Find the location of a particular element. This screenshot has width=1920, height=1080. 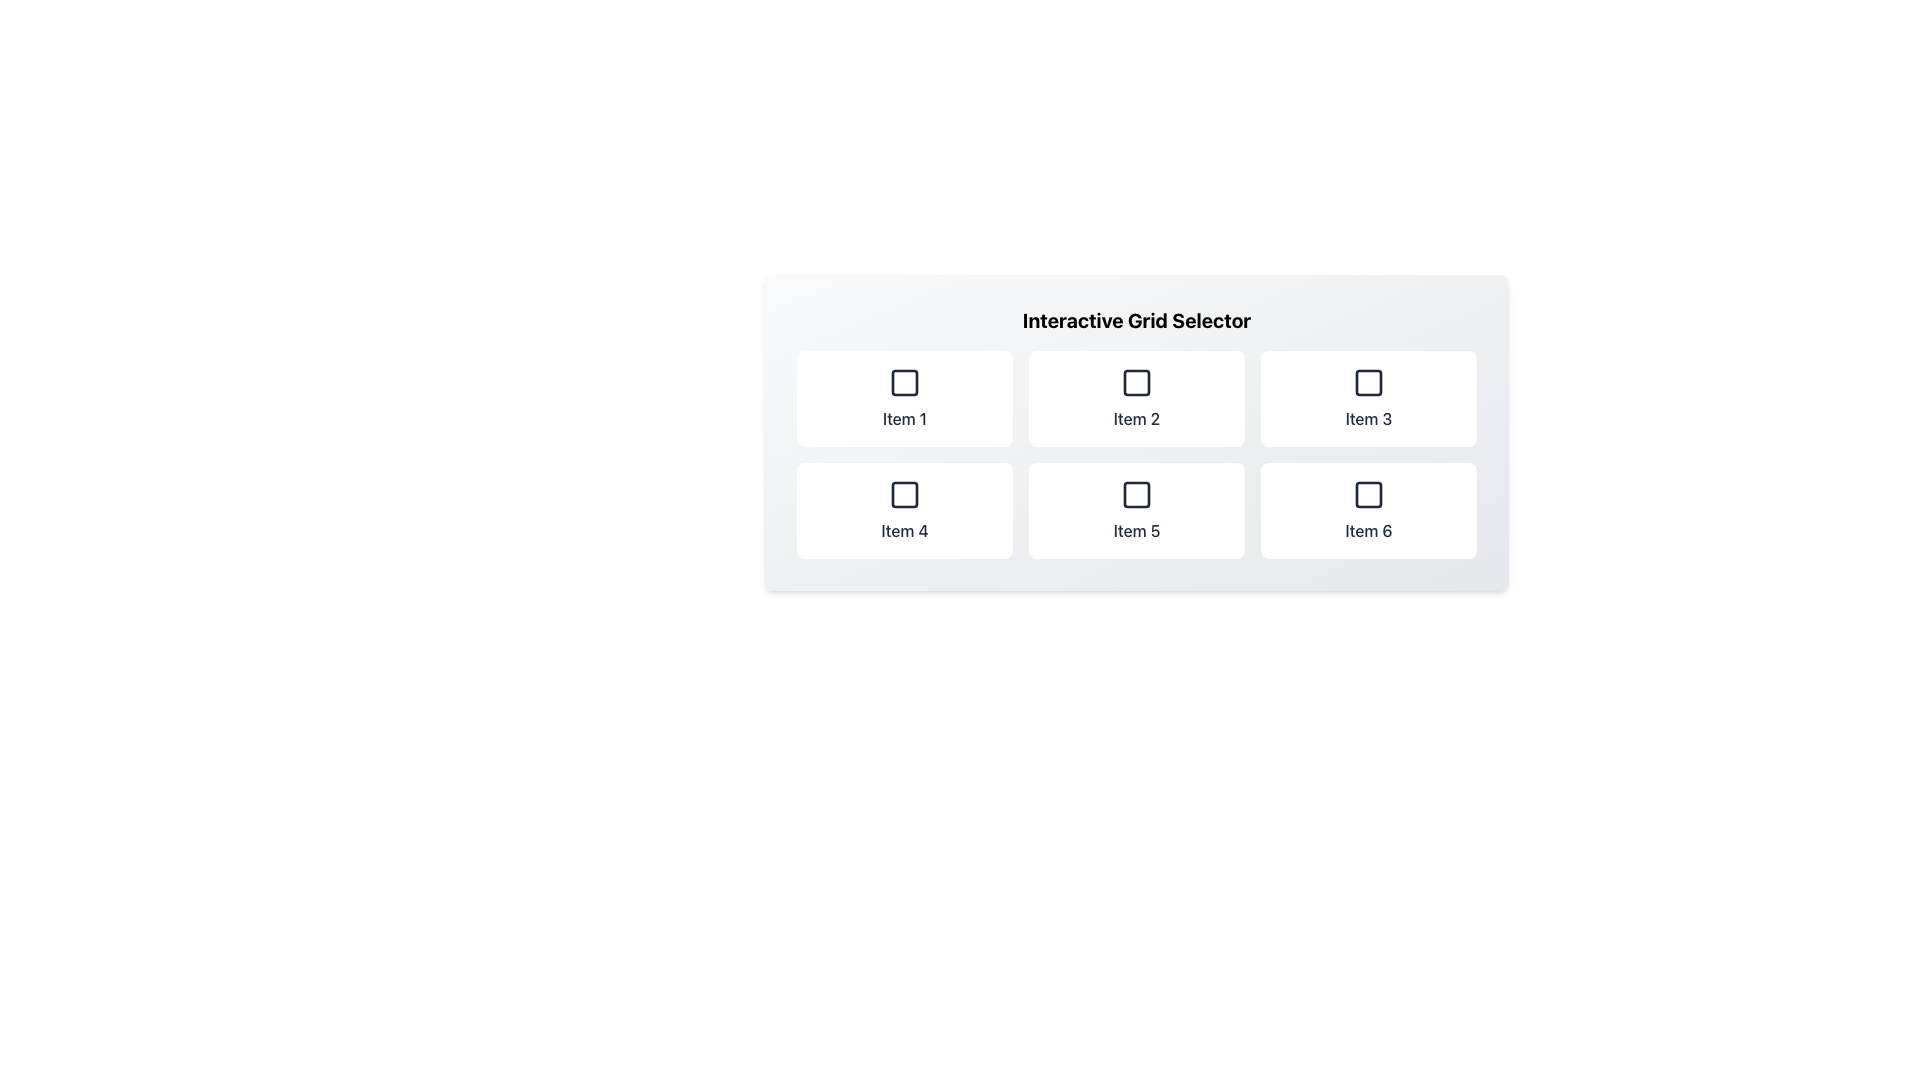

the rounded rectangular button labeled 'Item 1' is located at coordinates (904, 398).